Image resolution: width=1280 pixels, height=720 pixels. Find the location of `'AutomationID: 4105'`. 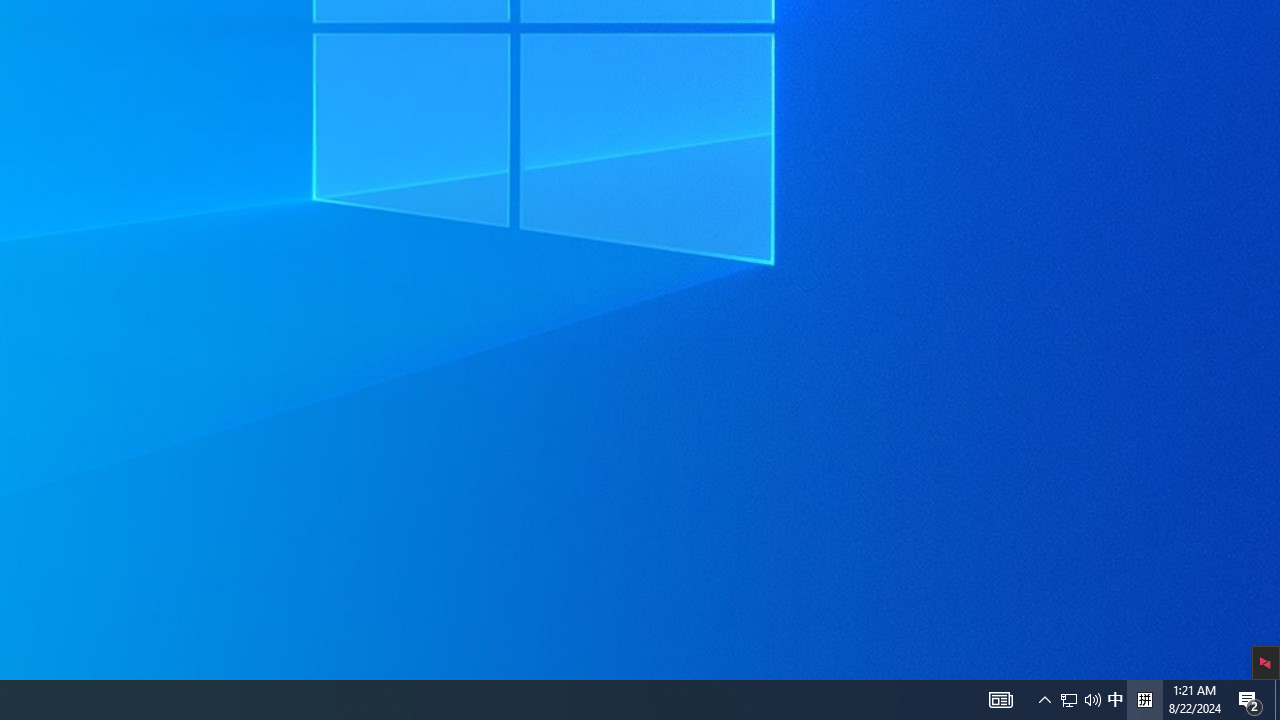

'AutomationID: 4105' is located at coordinates (1044, 698).